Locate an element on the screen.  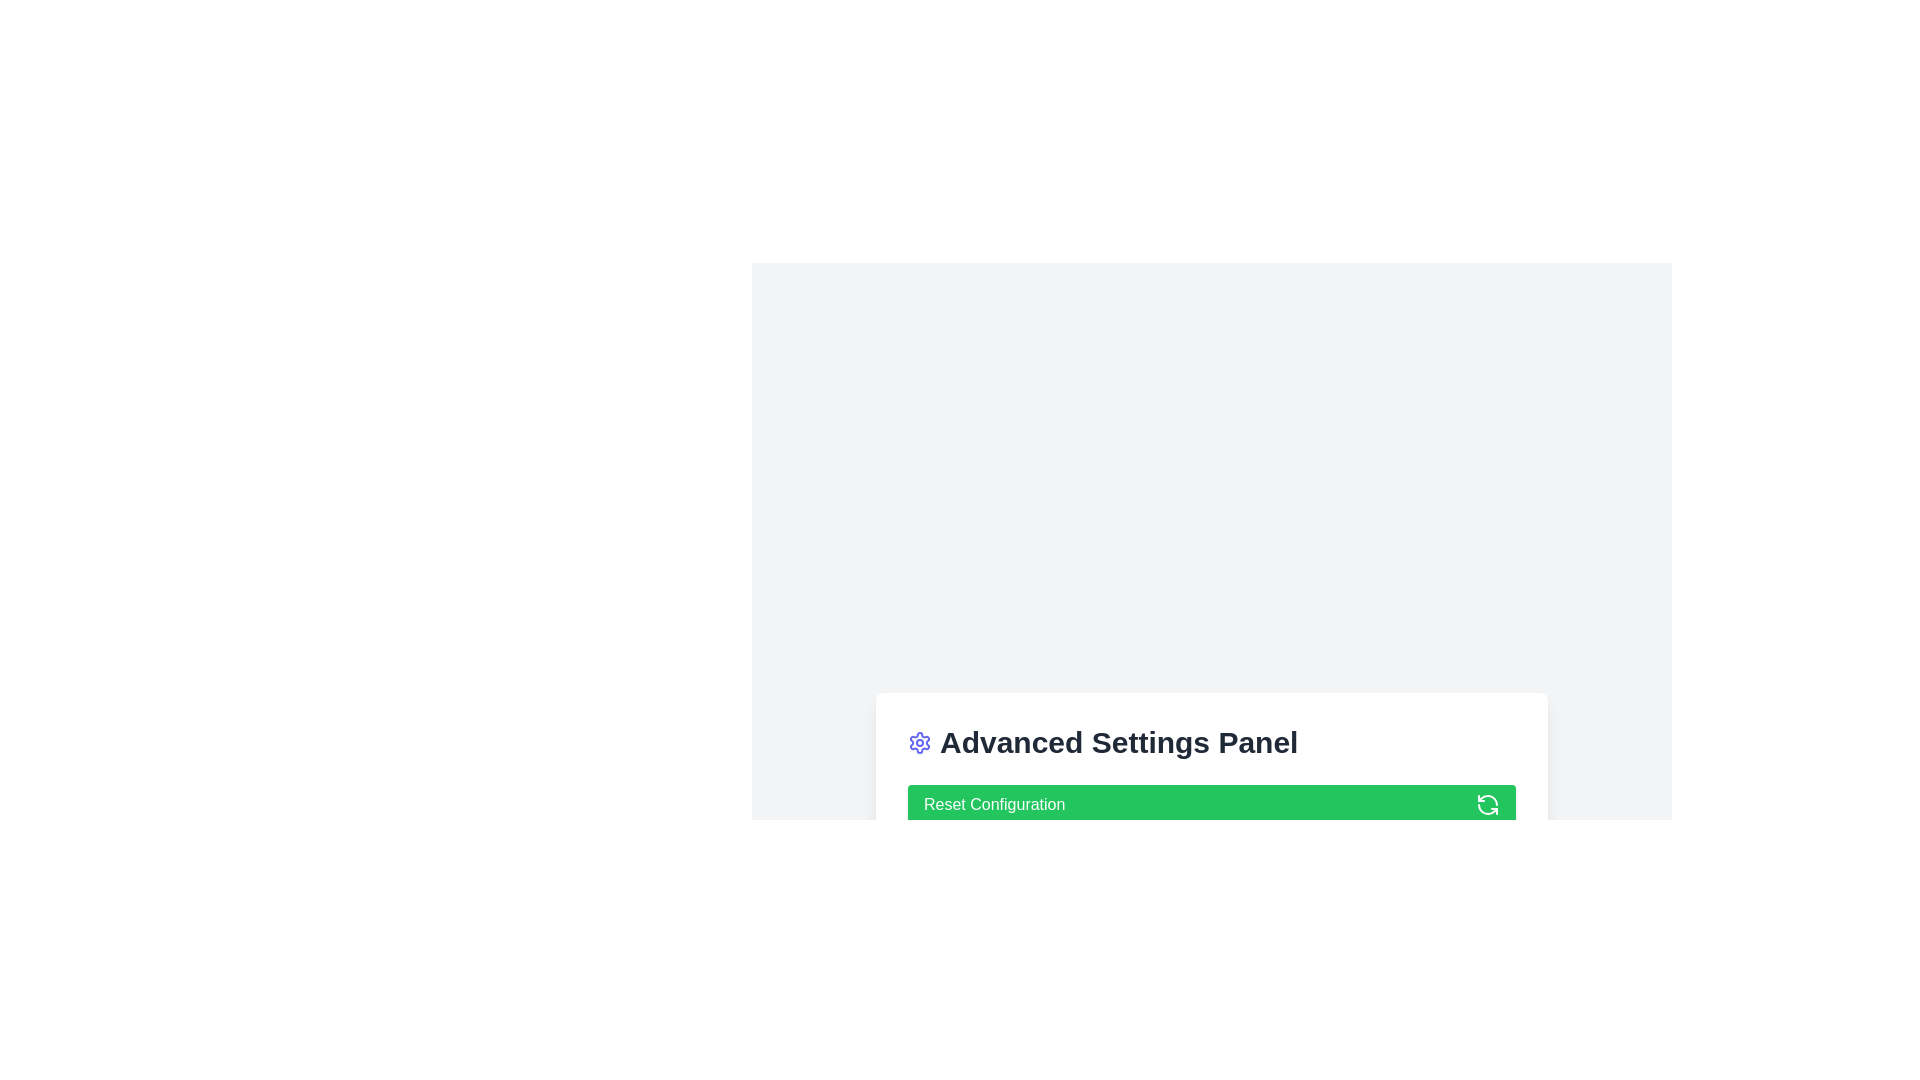
the decorative SVG Circle located in the bottom right corner of the UI panel is located at coordinates (1488, 859).